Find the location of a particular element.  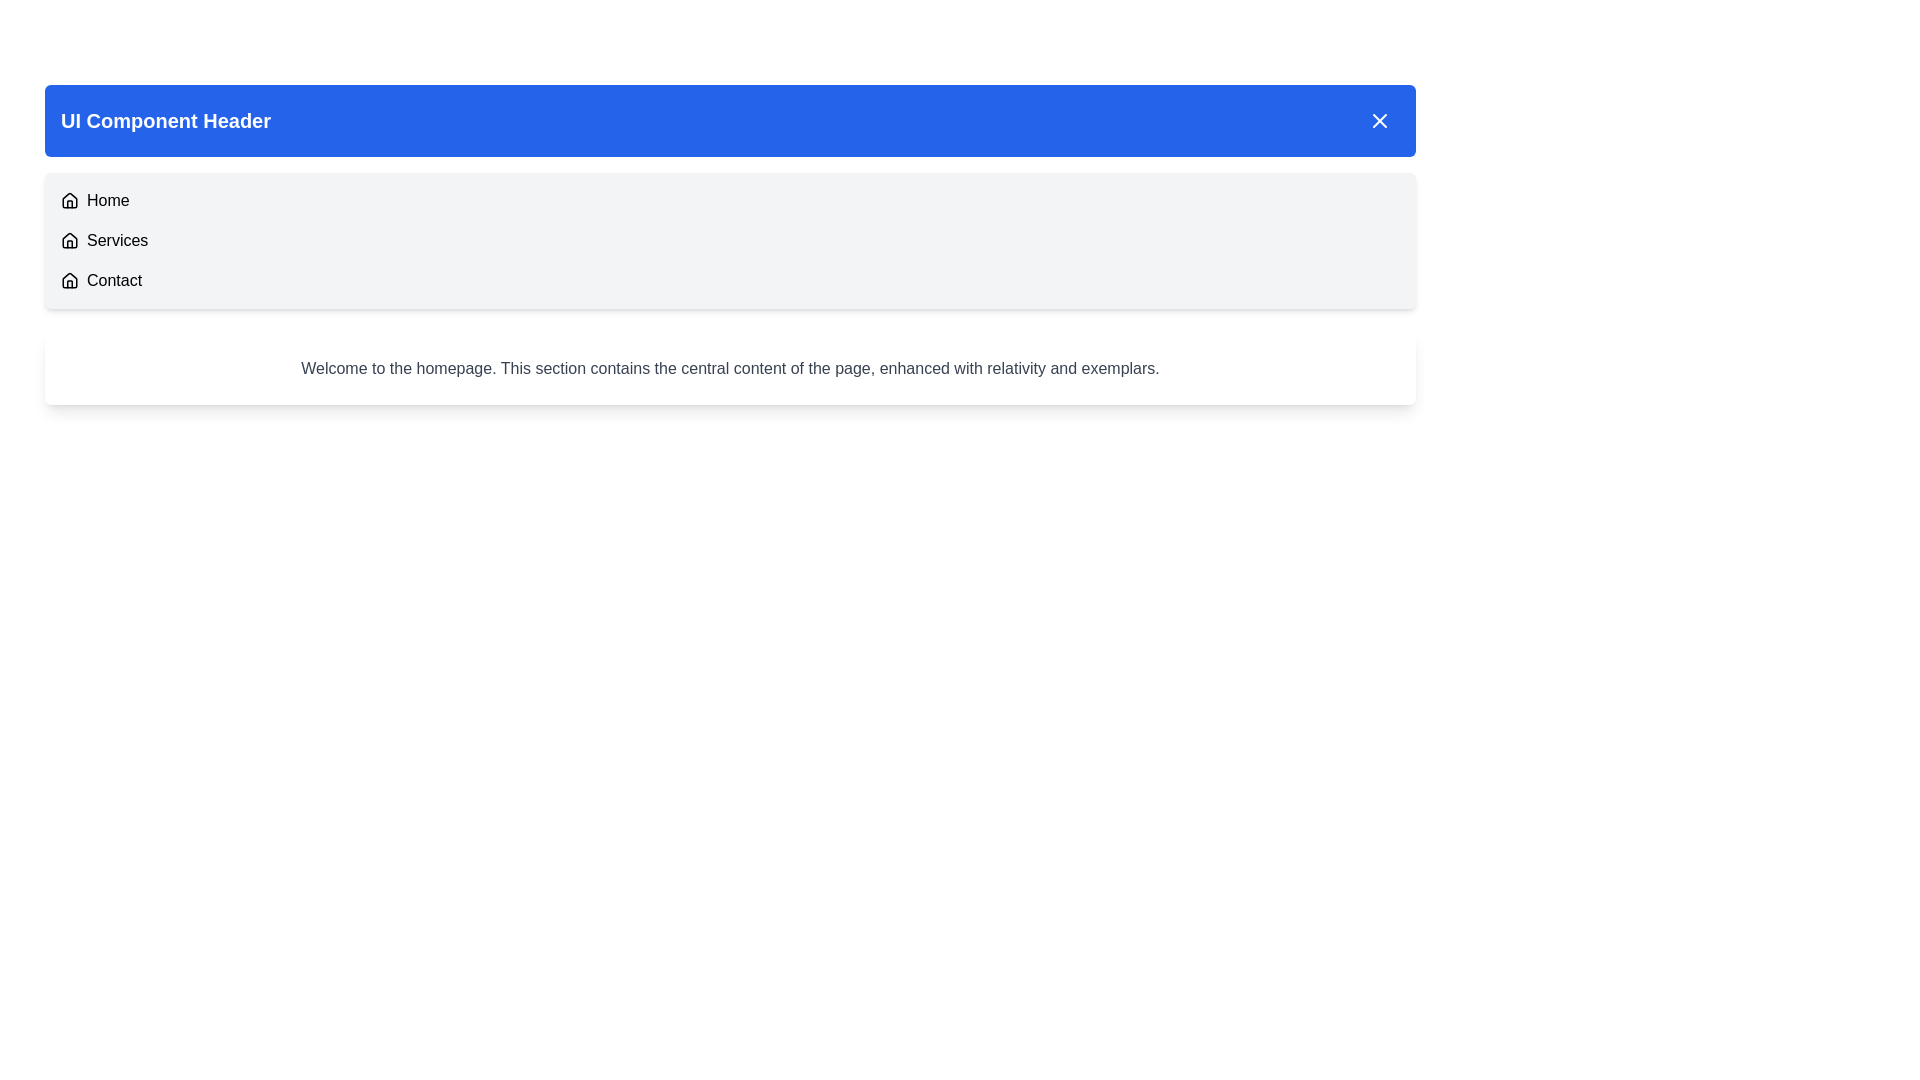

the 'UI Component Header' label, which is styled with bold and large font, displaying in white on a blue background at the top-left corner of the header section is located at coordinates (166, 120).